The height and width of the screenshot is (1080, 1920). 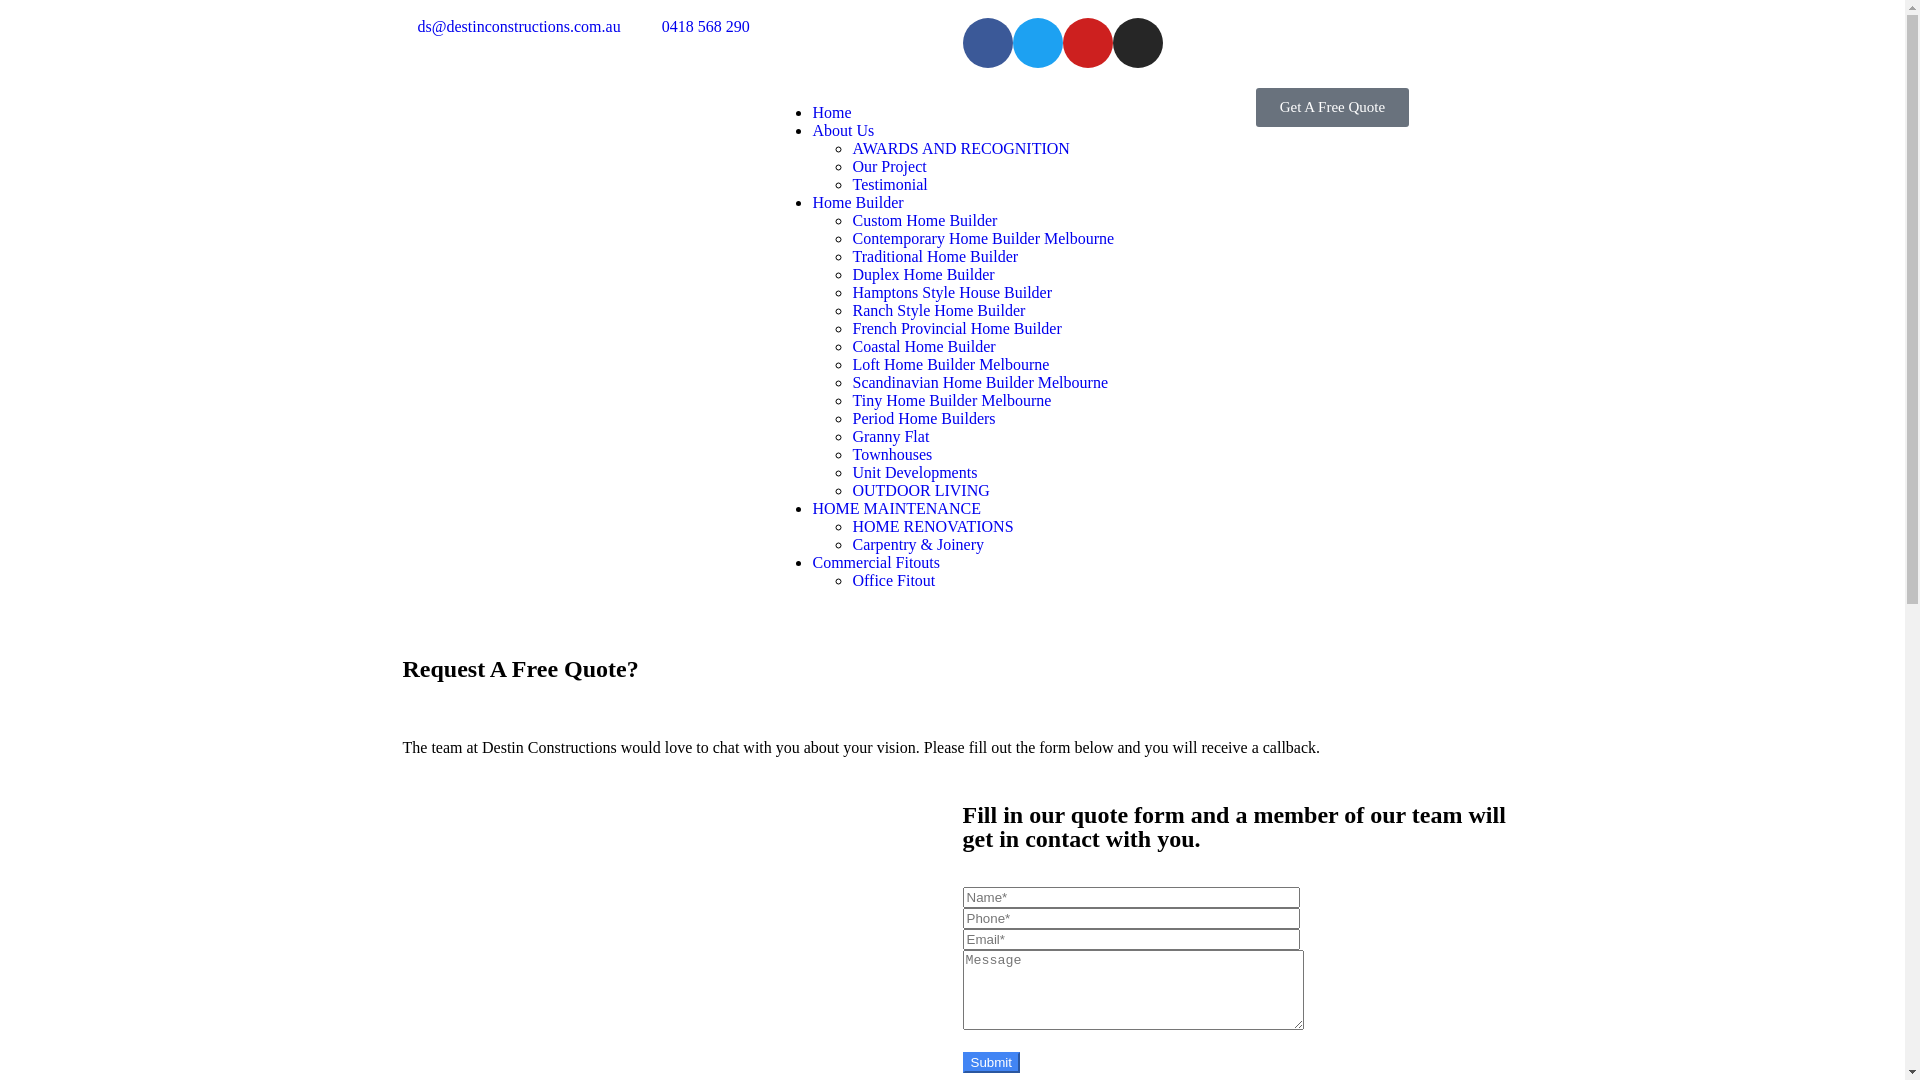 I want to click on 'Testimonial', so click(x=888, y=184).